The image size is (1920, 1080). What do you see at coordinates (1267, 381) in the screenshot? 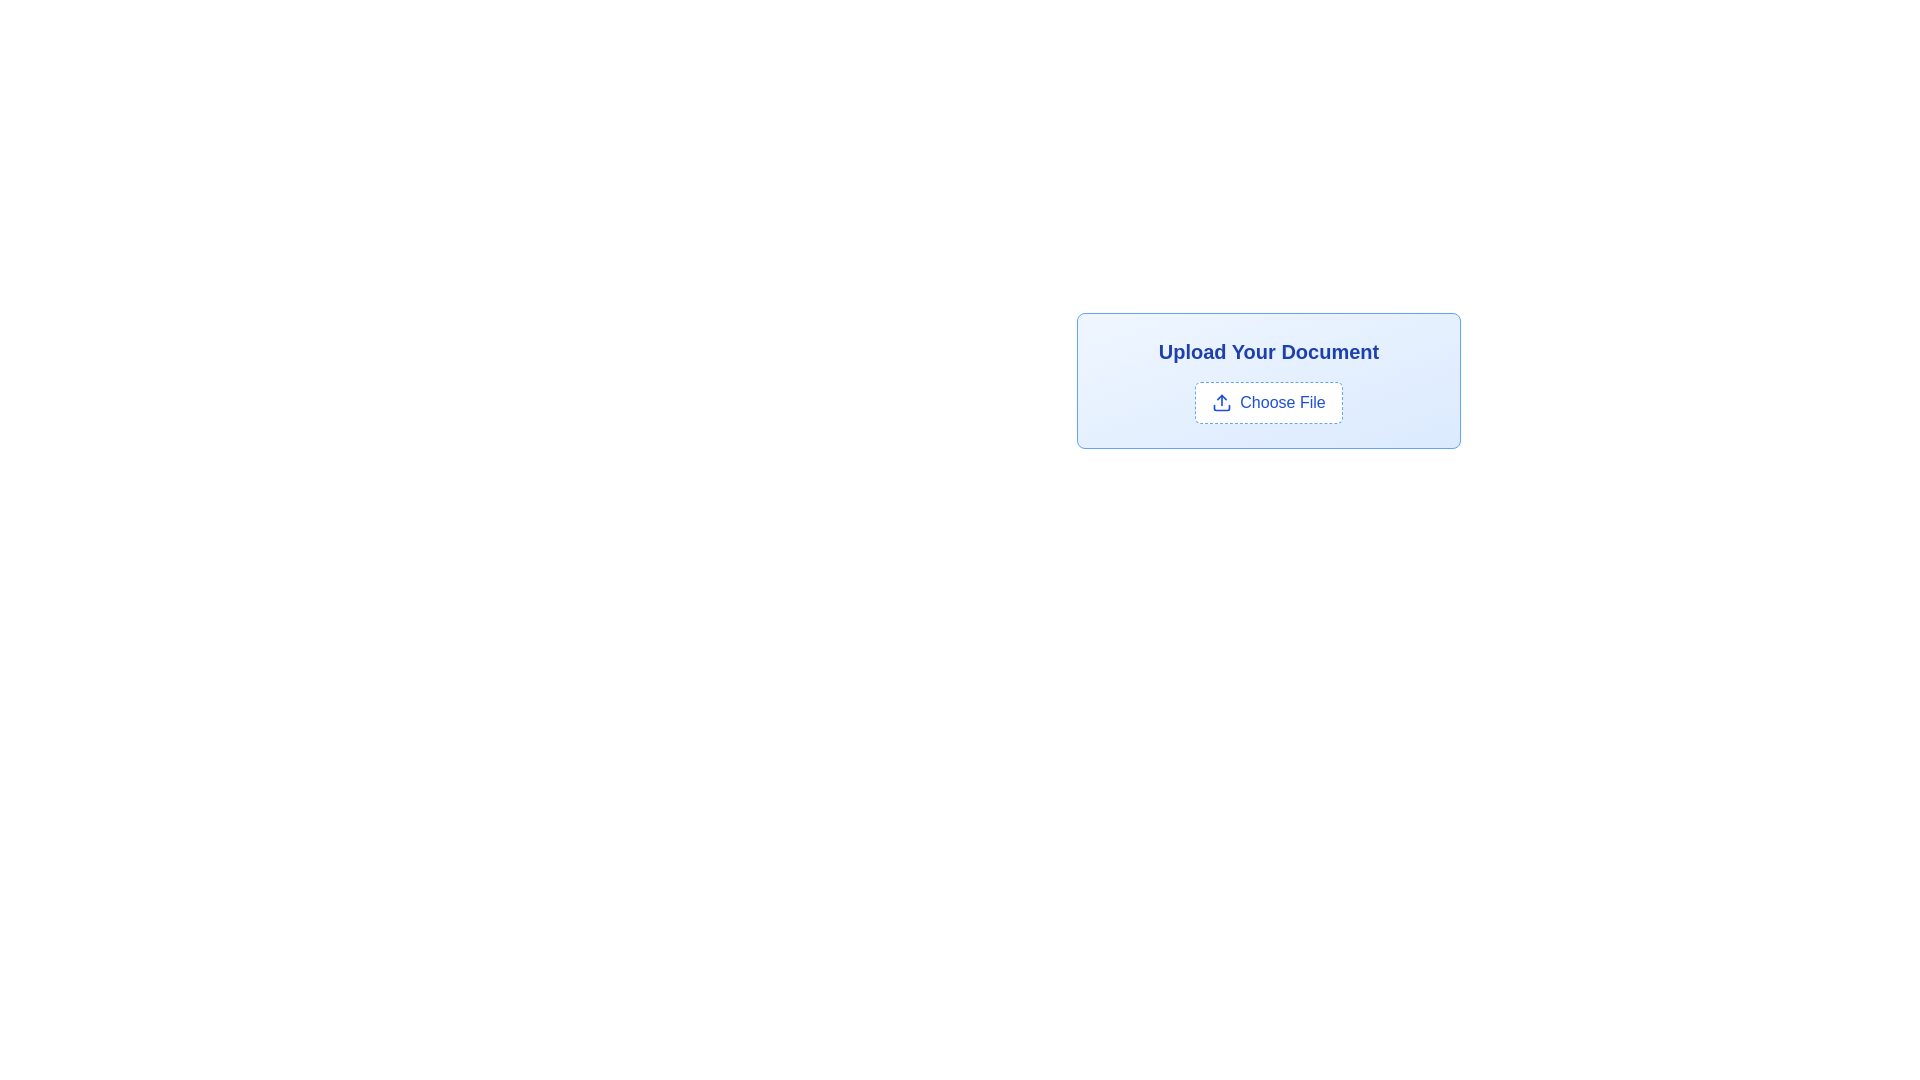
I see `the 'Choose File' button with a white background and dashed blue border, located beneath the 'Upload Your Document' text` at bounding box center [1267, 381].